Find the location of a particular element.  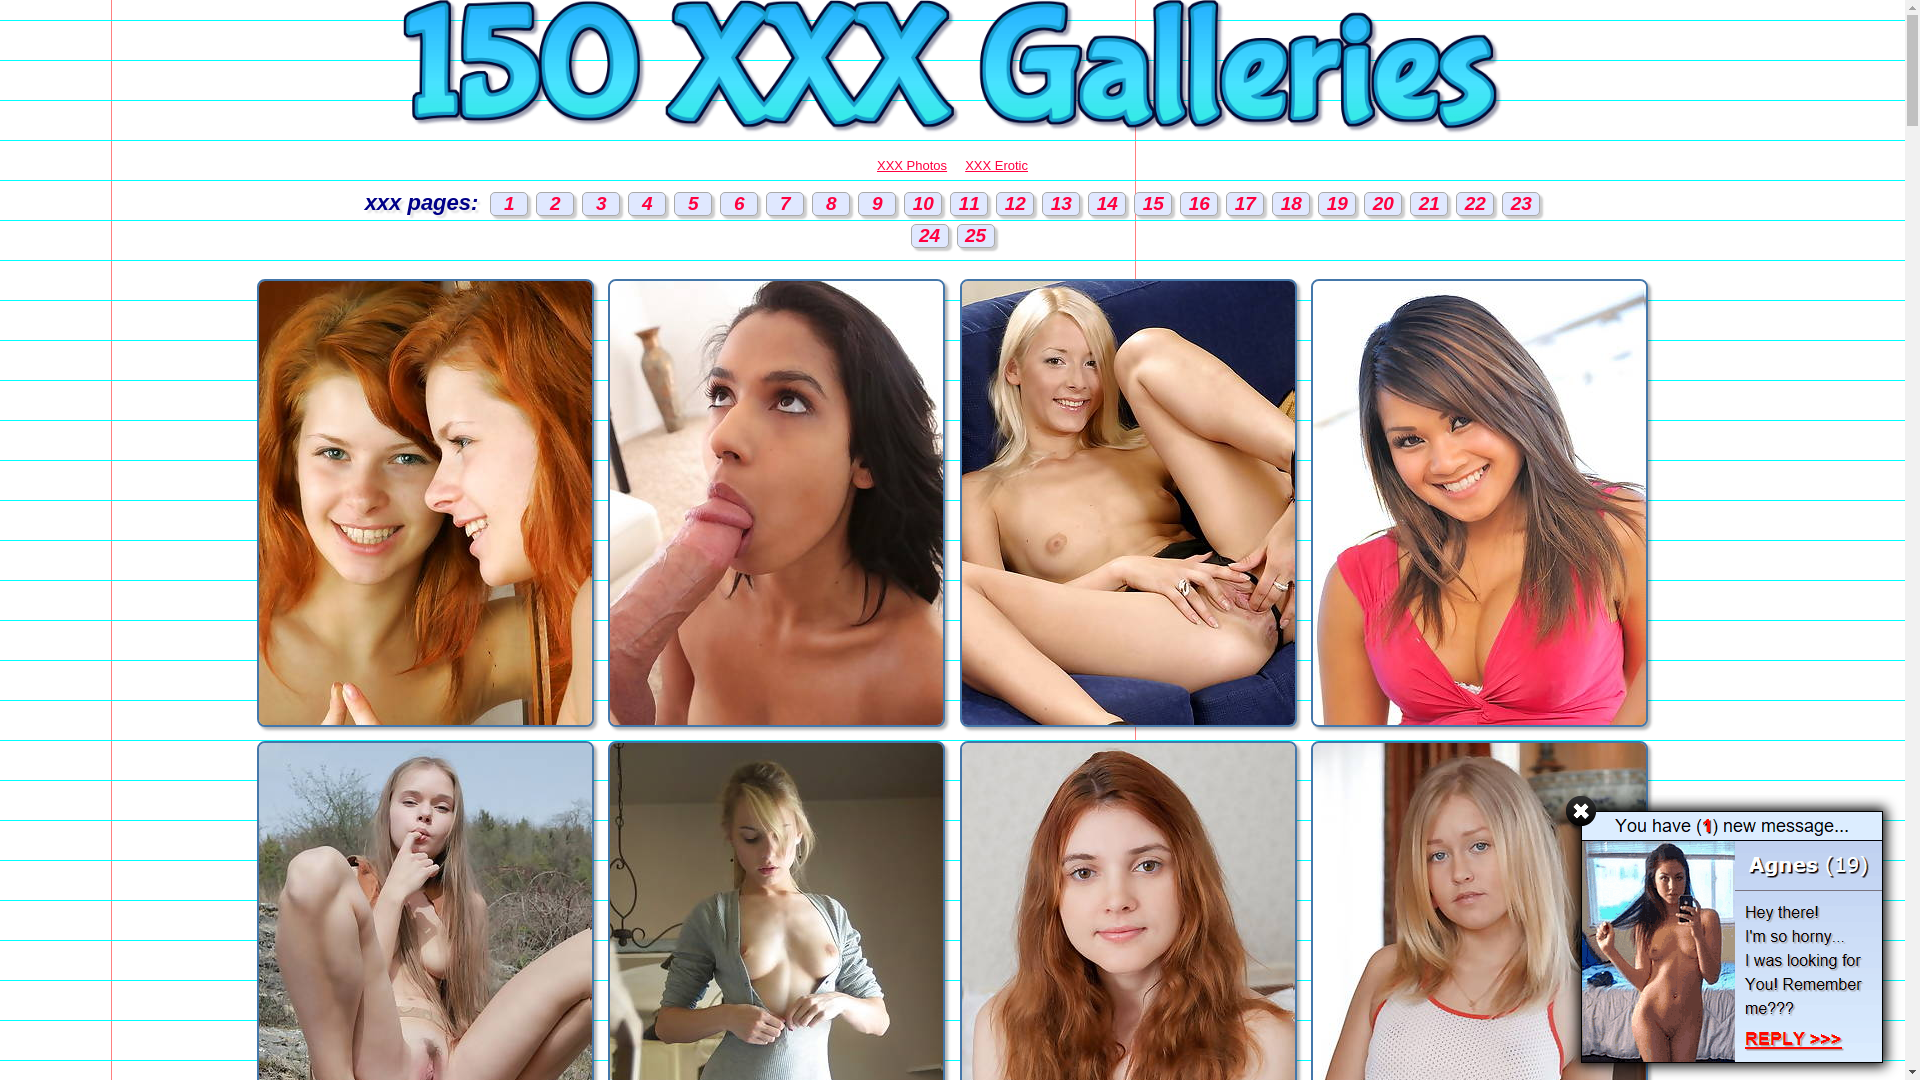

'XXX Photos' is located at coordinates (877, 164).